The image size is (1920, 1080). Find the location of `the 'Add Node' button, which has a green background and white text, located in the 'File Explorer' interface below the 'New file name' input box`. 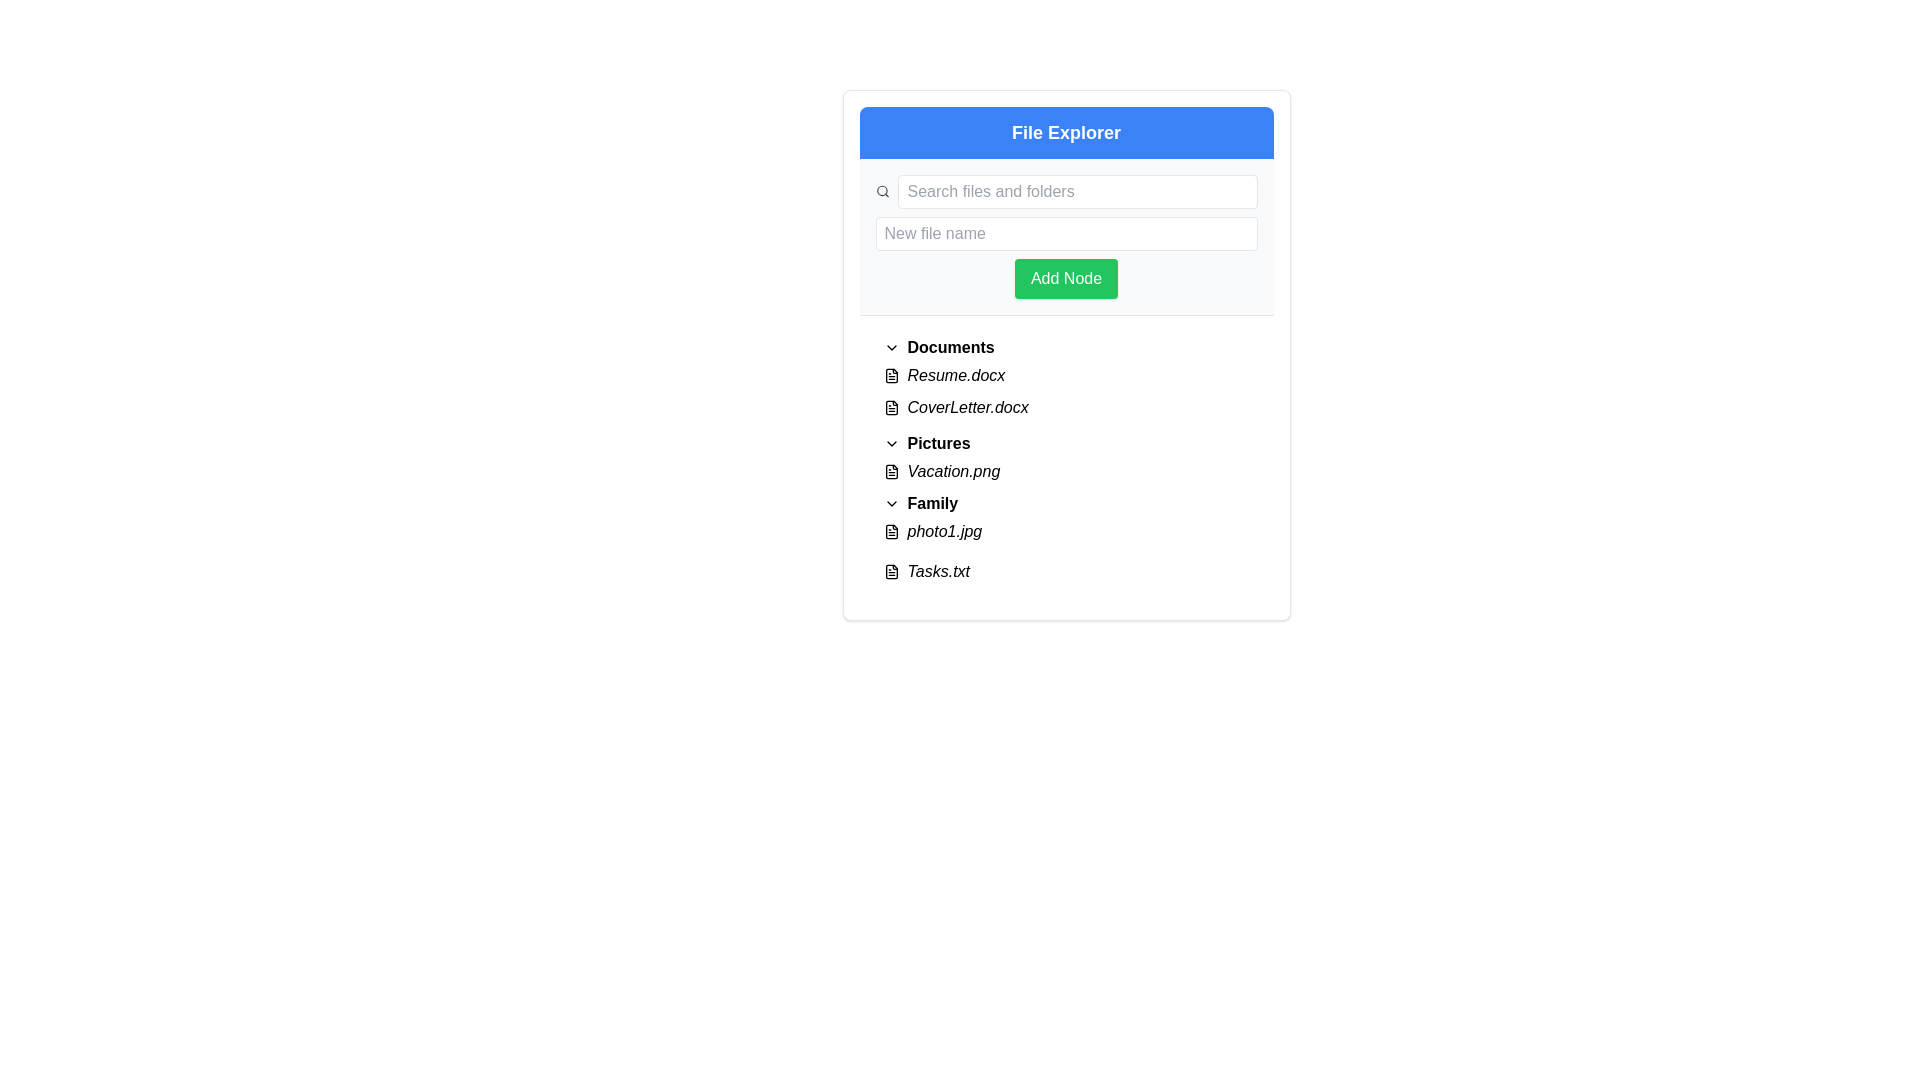

the 'Add Node' button, which has a green background and white text, located in the 'File Explorer' interface below the 'New file name' input box is located at coordinates (1065, 278).